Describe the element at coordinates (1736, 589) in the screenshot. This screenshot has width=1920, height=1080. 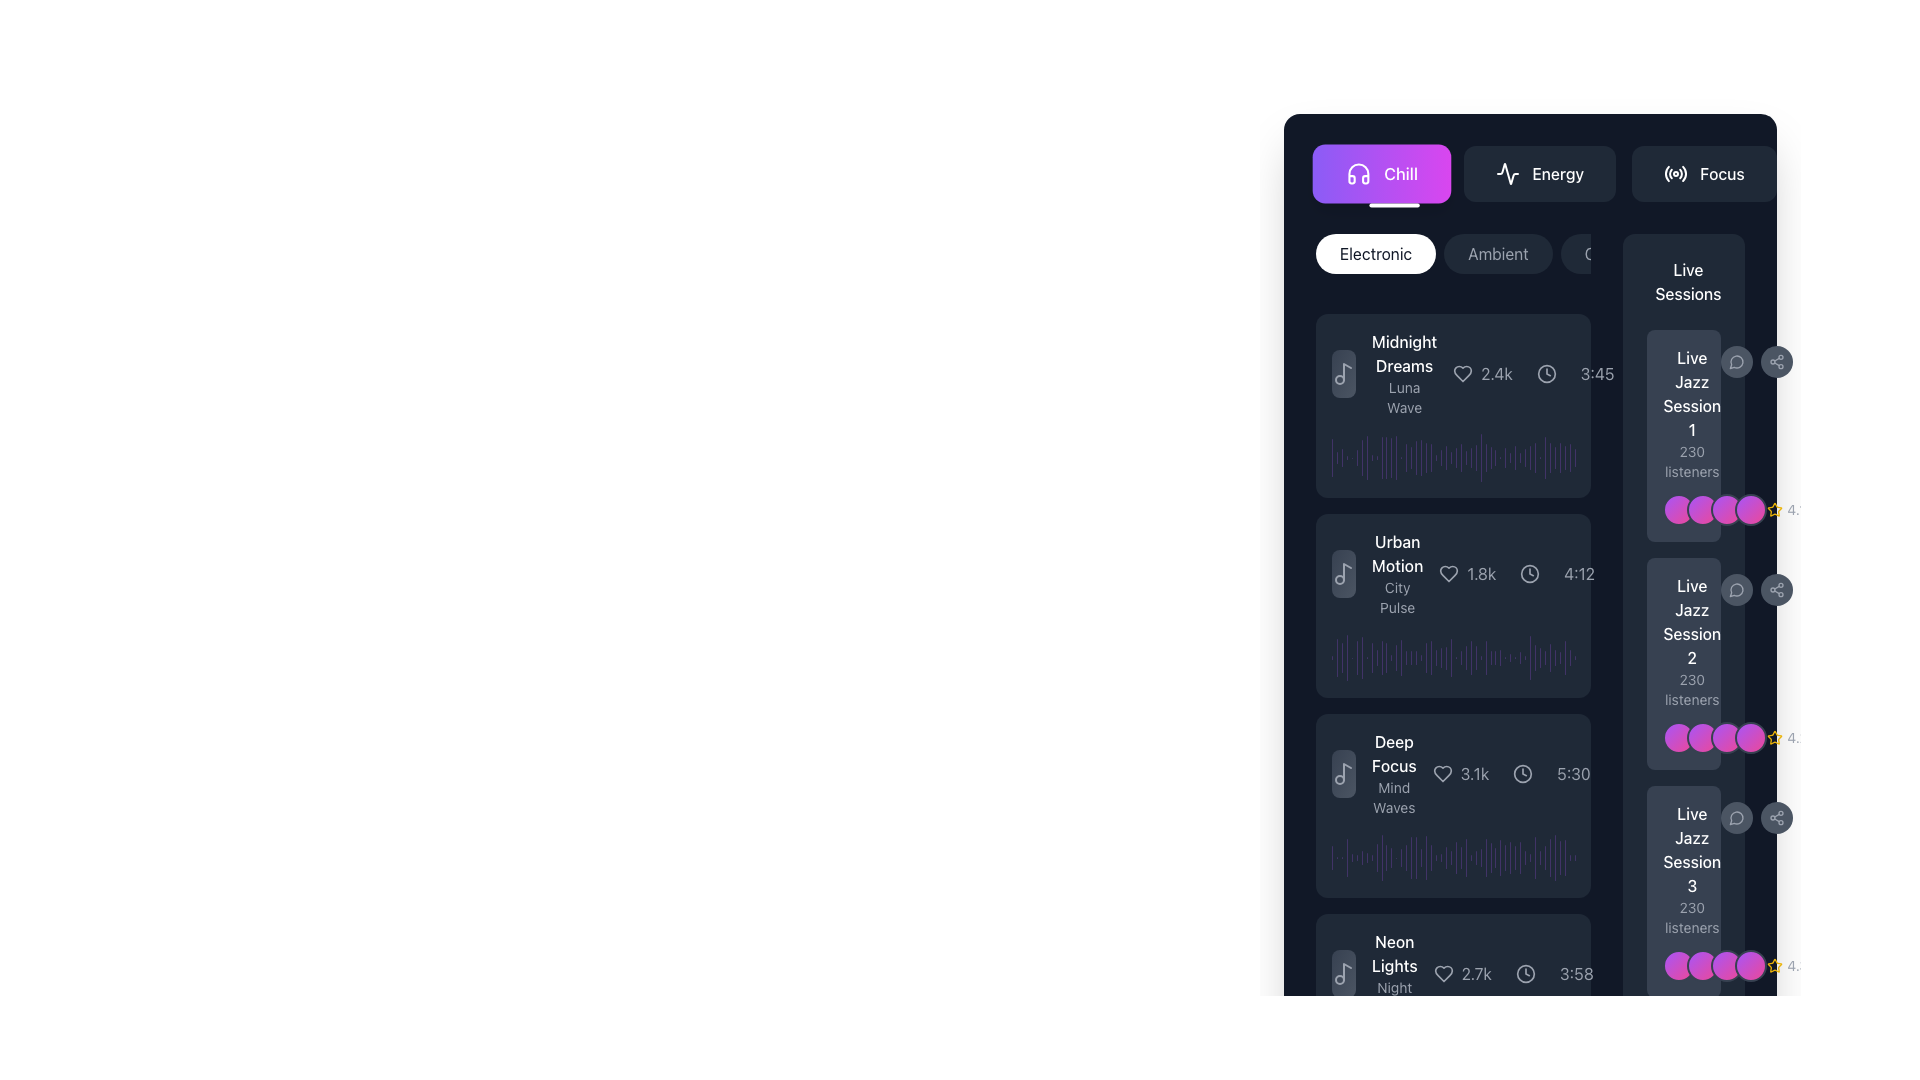
I see `the messaging or commenting icon associated with the 'Live Jazz Session 2' entry, located on the right side of the interface` at that location.